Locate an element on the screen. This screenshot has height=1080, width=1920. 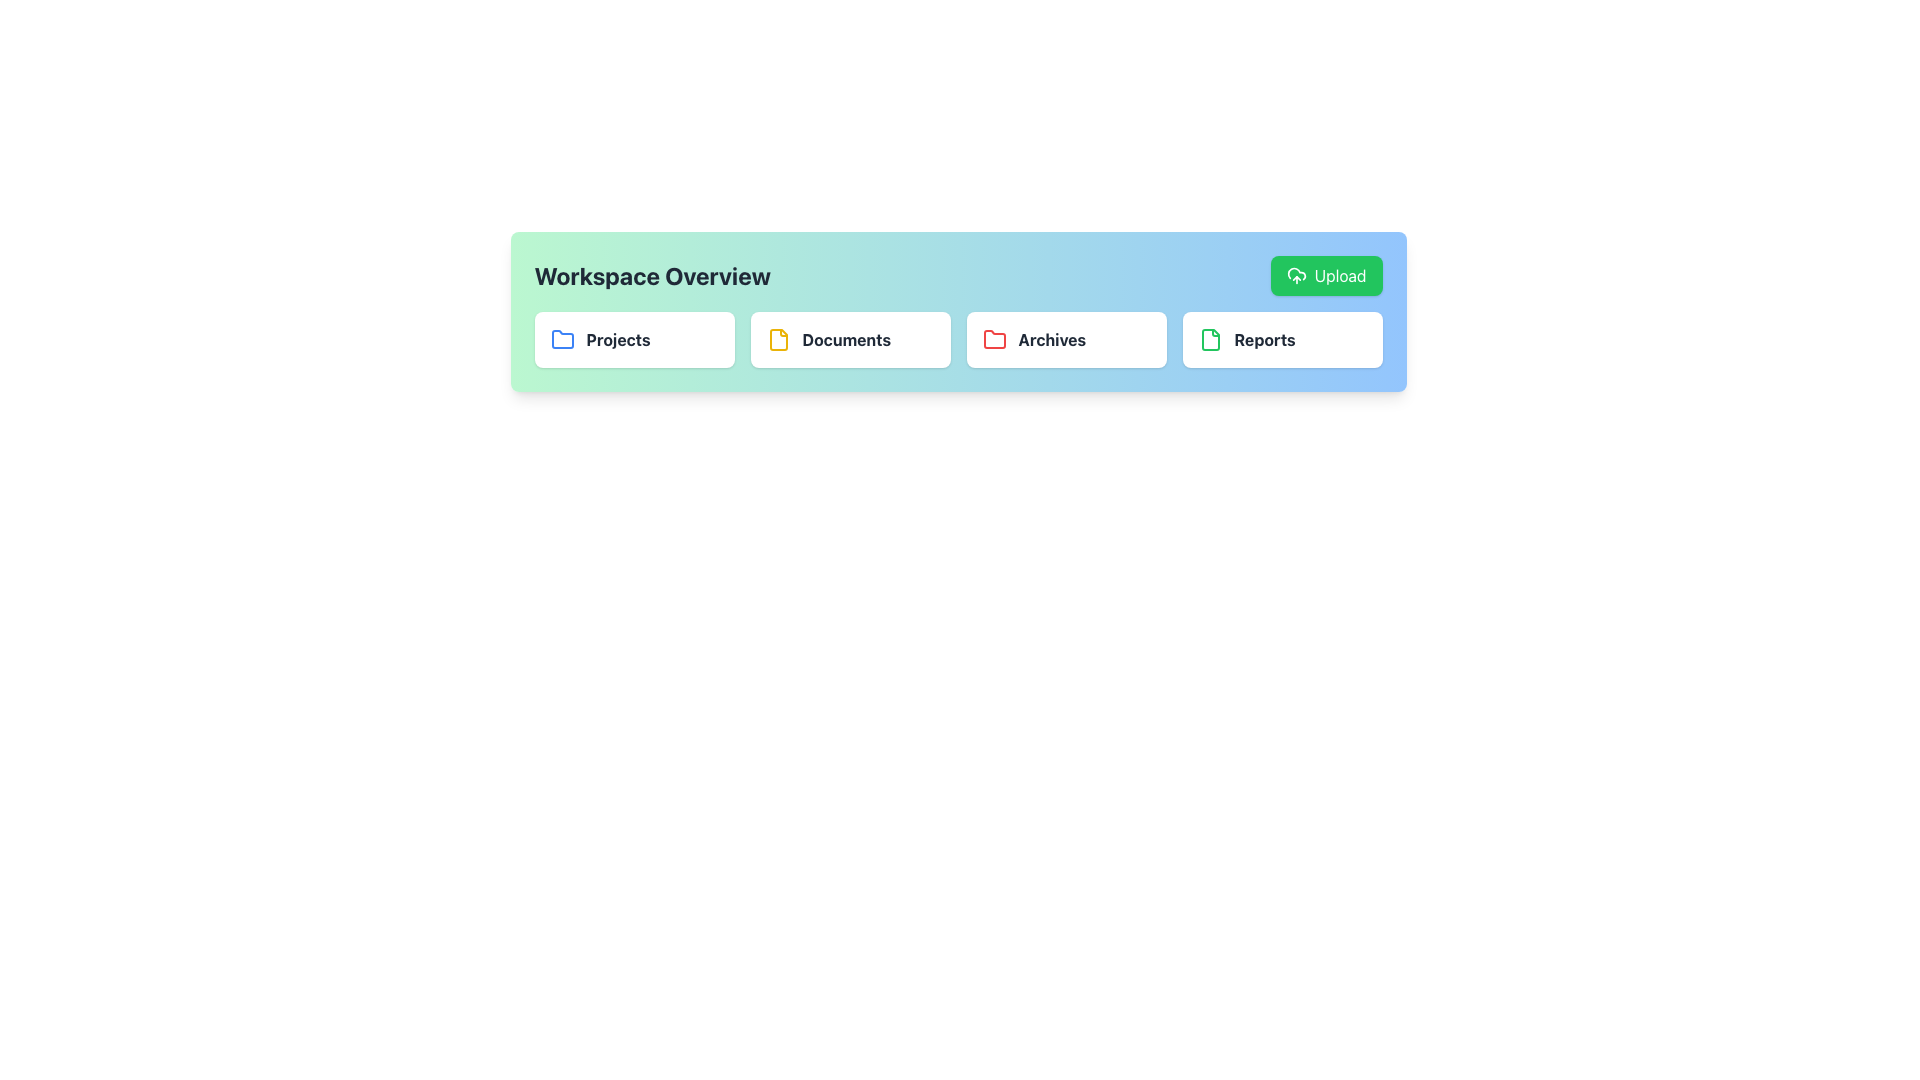
the folder icon representing the 'Projects' category is located at coordinates (561, 338).